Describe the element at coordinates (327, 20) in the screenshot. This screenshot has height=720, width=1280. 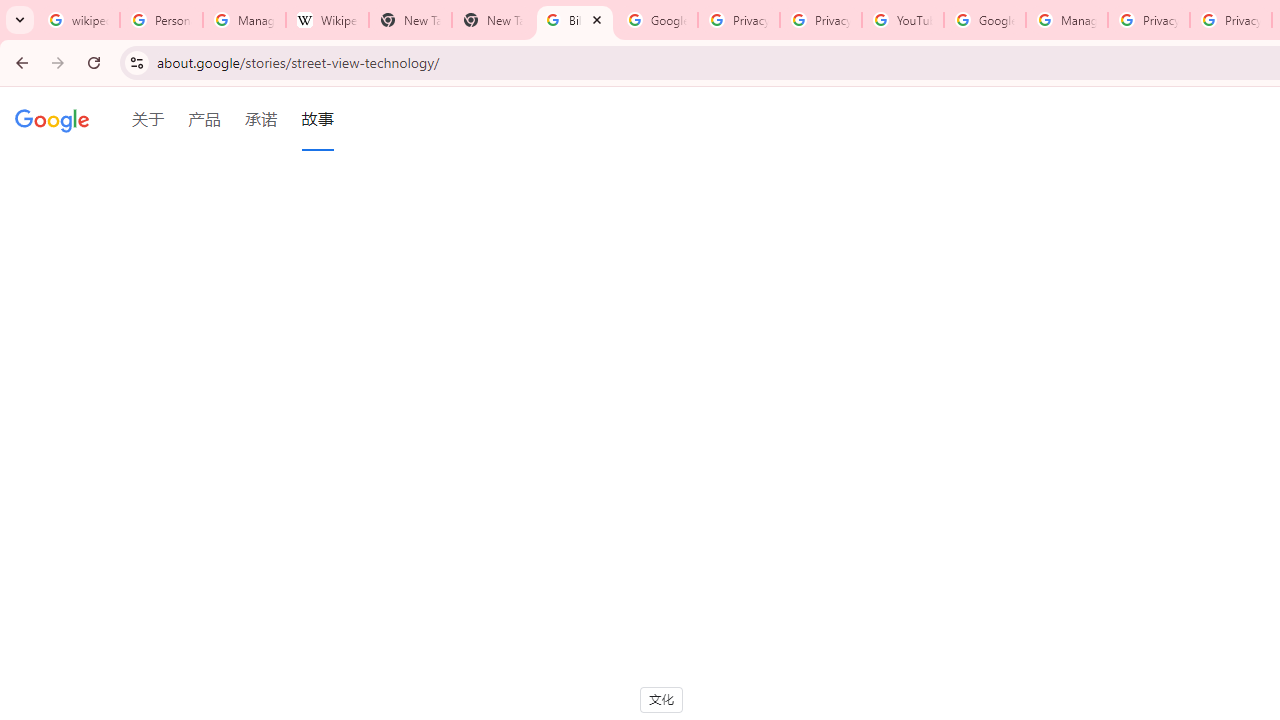
I see `'Wikipedia:Edit requests - Wikipedia'` at that location.